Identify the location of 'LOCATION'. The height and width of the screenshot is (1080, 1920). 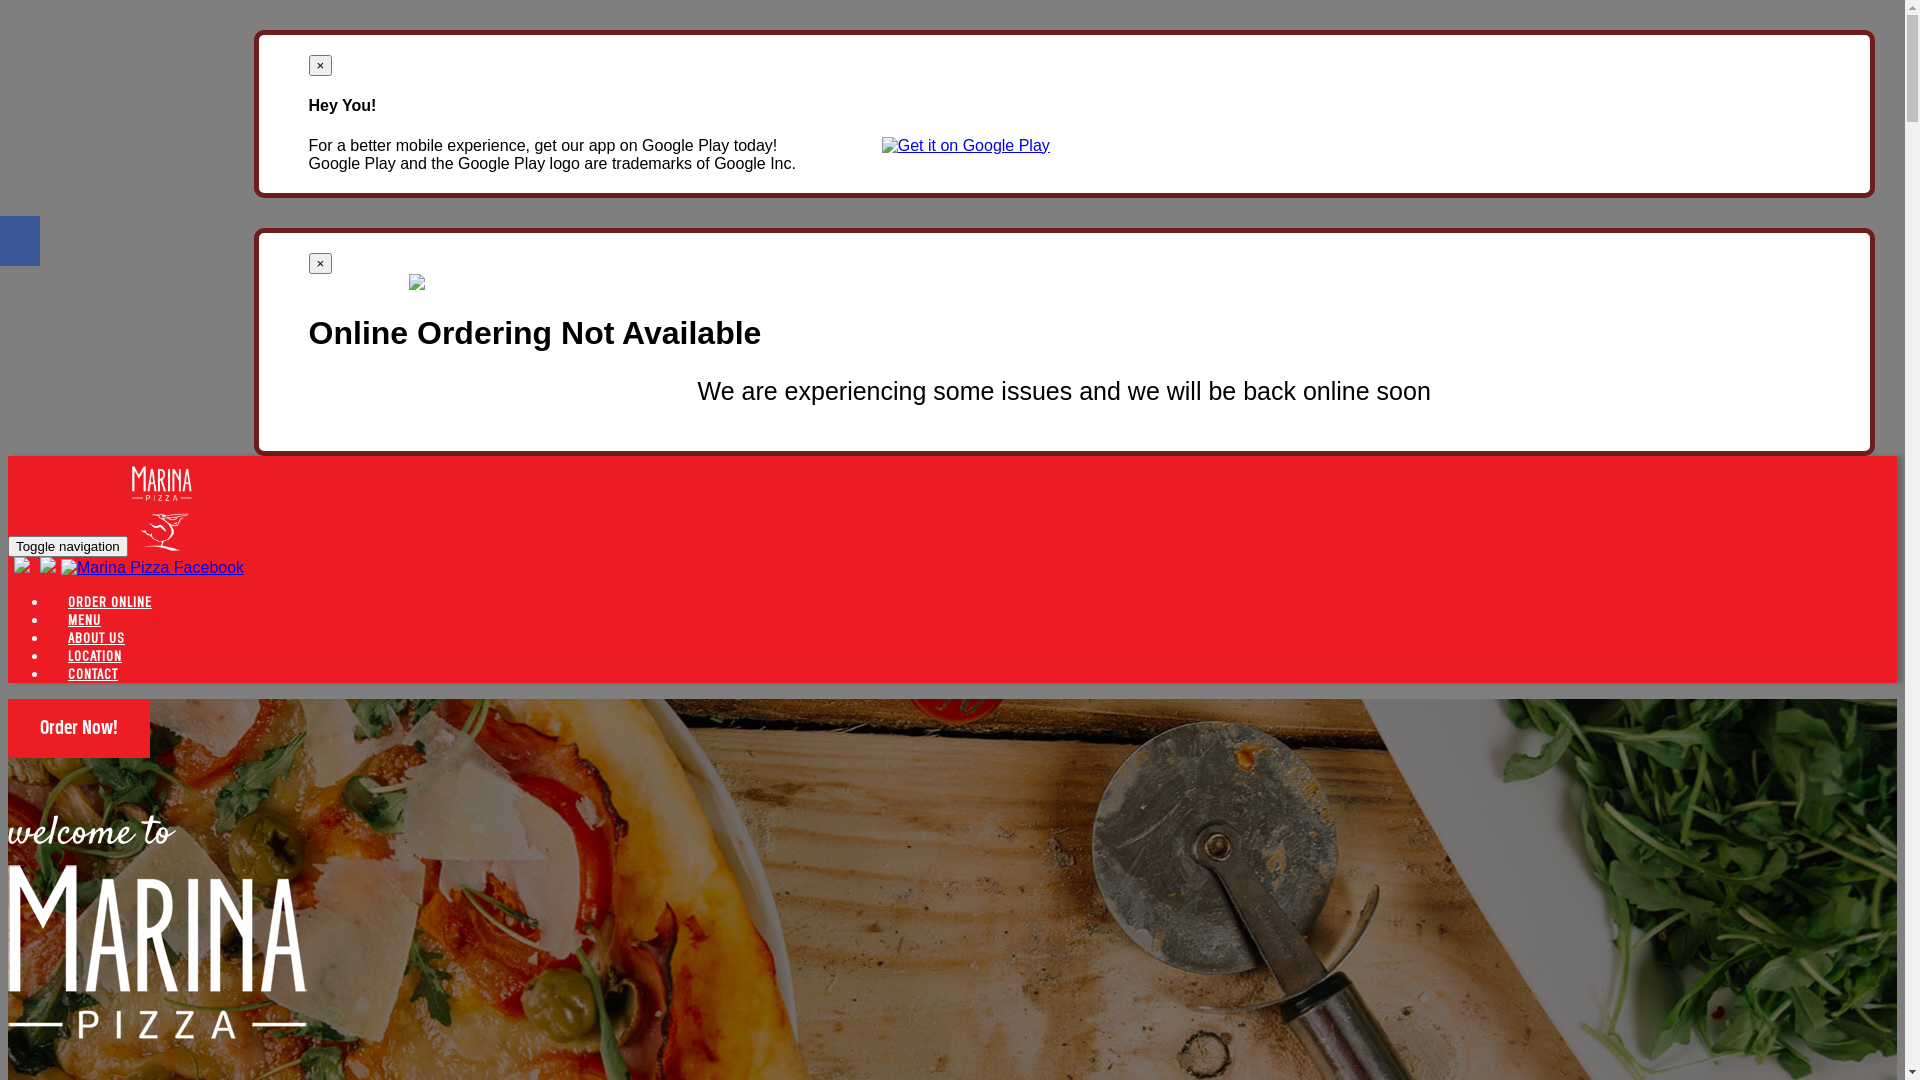
(94, 655).